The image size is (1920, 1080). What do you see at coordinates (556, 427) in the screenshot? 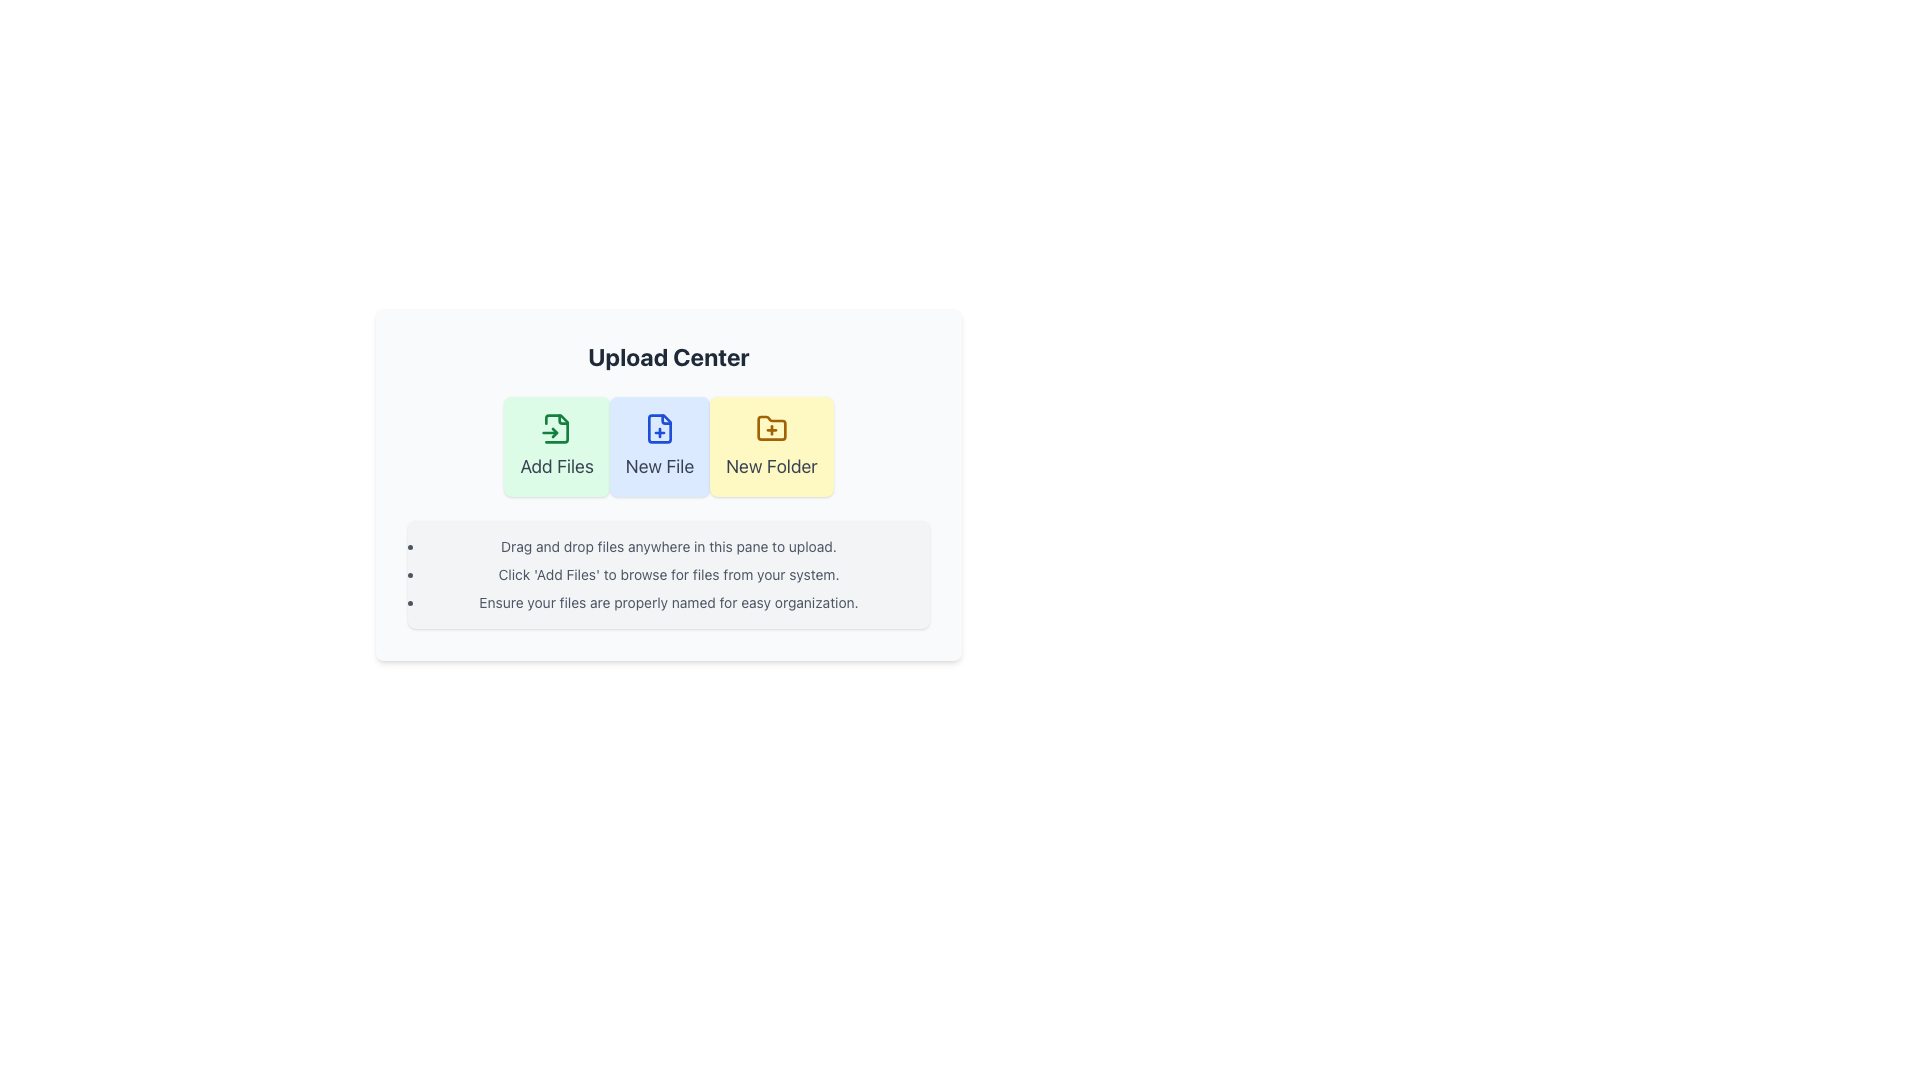
I see `the first icon in the 'Add Files' option within the 'Upload Center', which visually indicates the functionality for adding files` at bounding box center [556, 427].